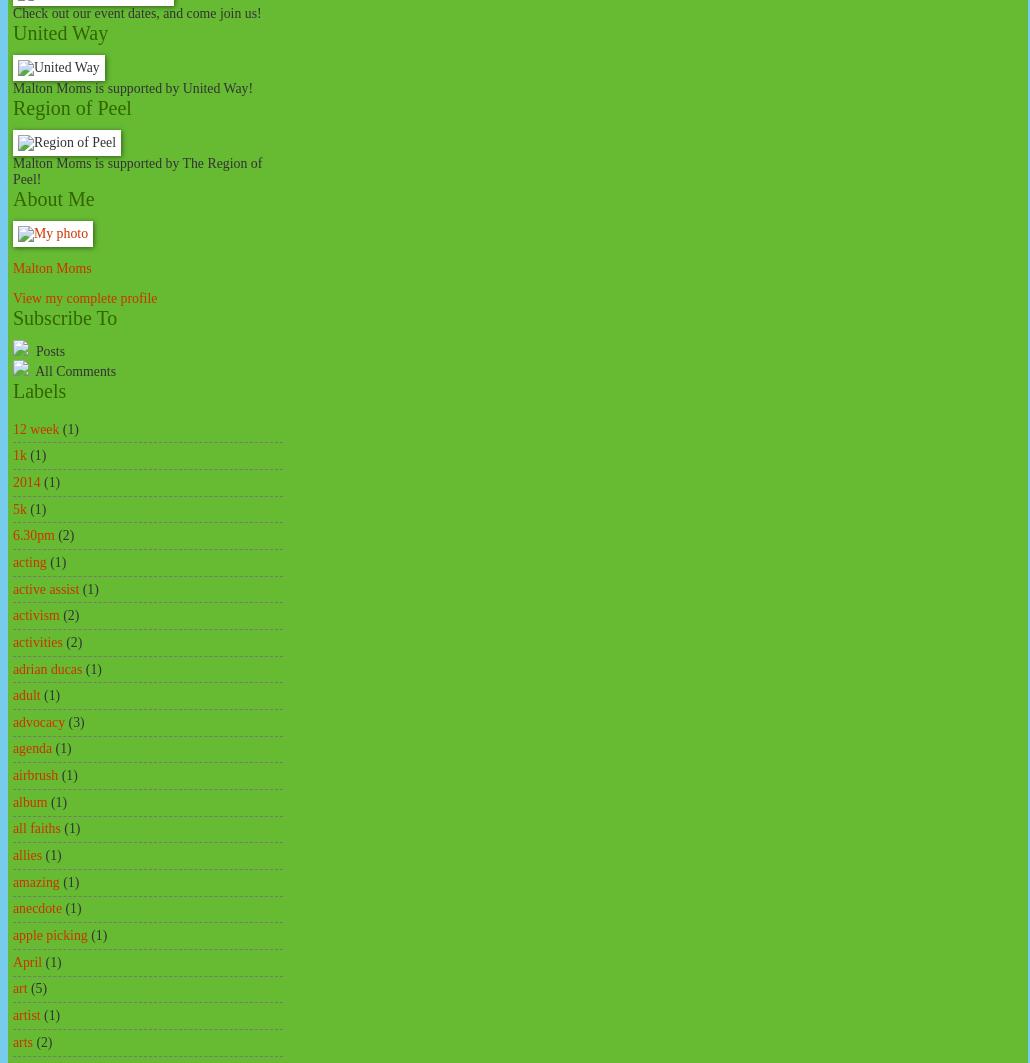 This screenshot has width=1030, height=1063. Describe the element at coordinates (27, 854) in the screenshot. I see `'allies'` at that location.